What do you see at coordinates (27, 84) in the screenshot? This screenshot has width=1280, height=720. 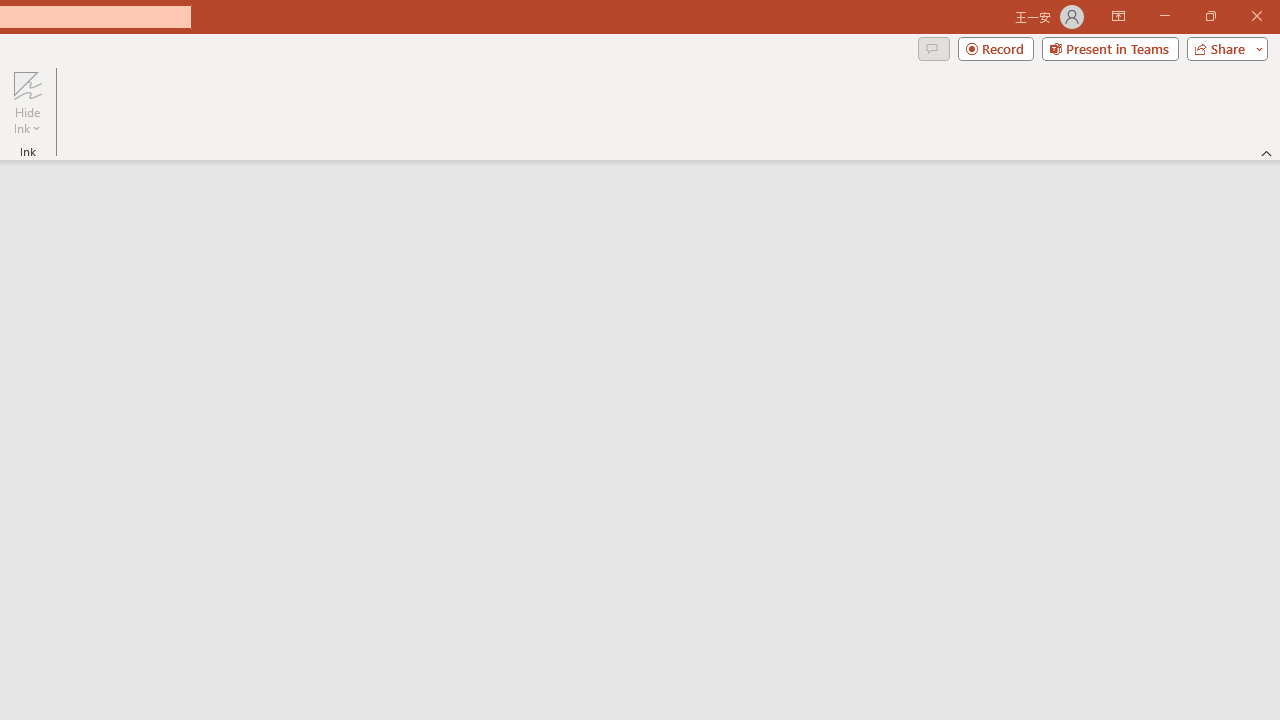 I see `'Hide Ink'` at bounding box center [27, 84].